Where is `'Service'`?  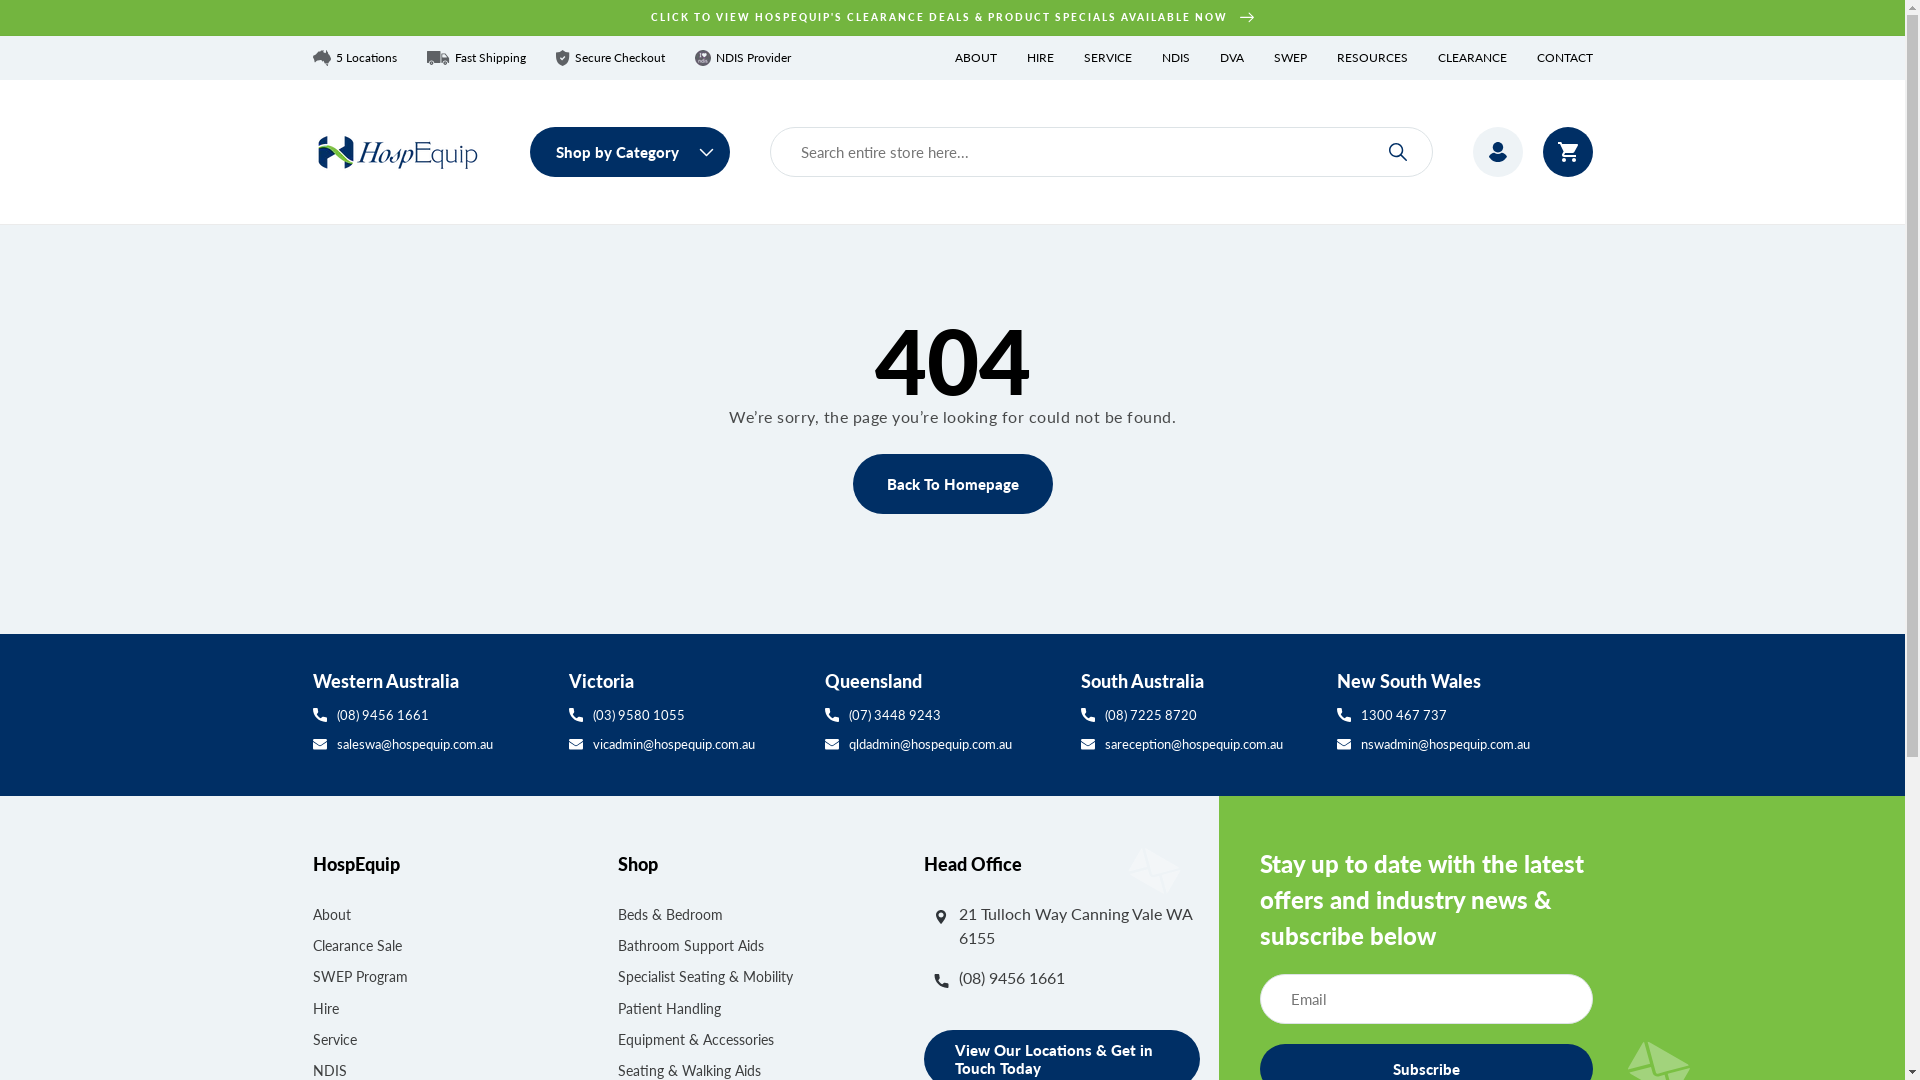 'Service' is located at coordinates (334, 1038).